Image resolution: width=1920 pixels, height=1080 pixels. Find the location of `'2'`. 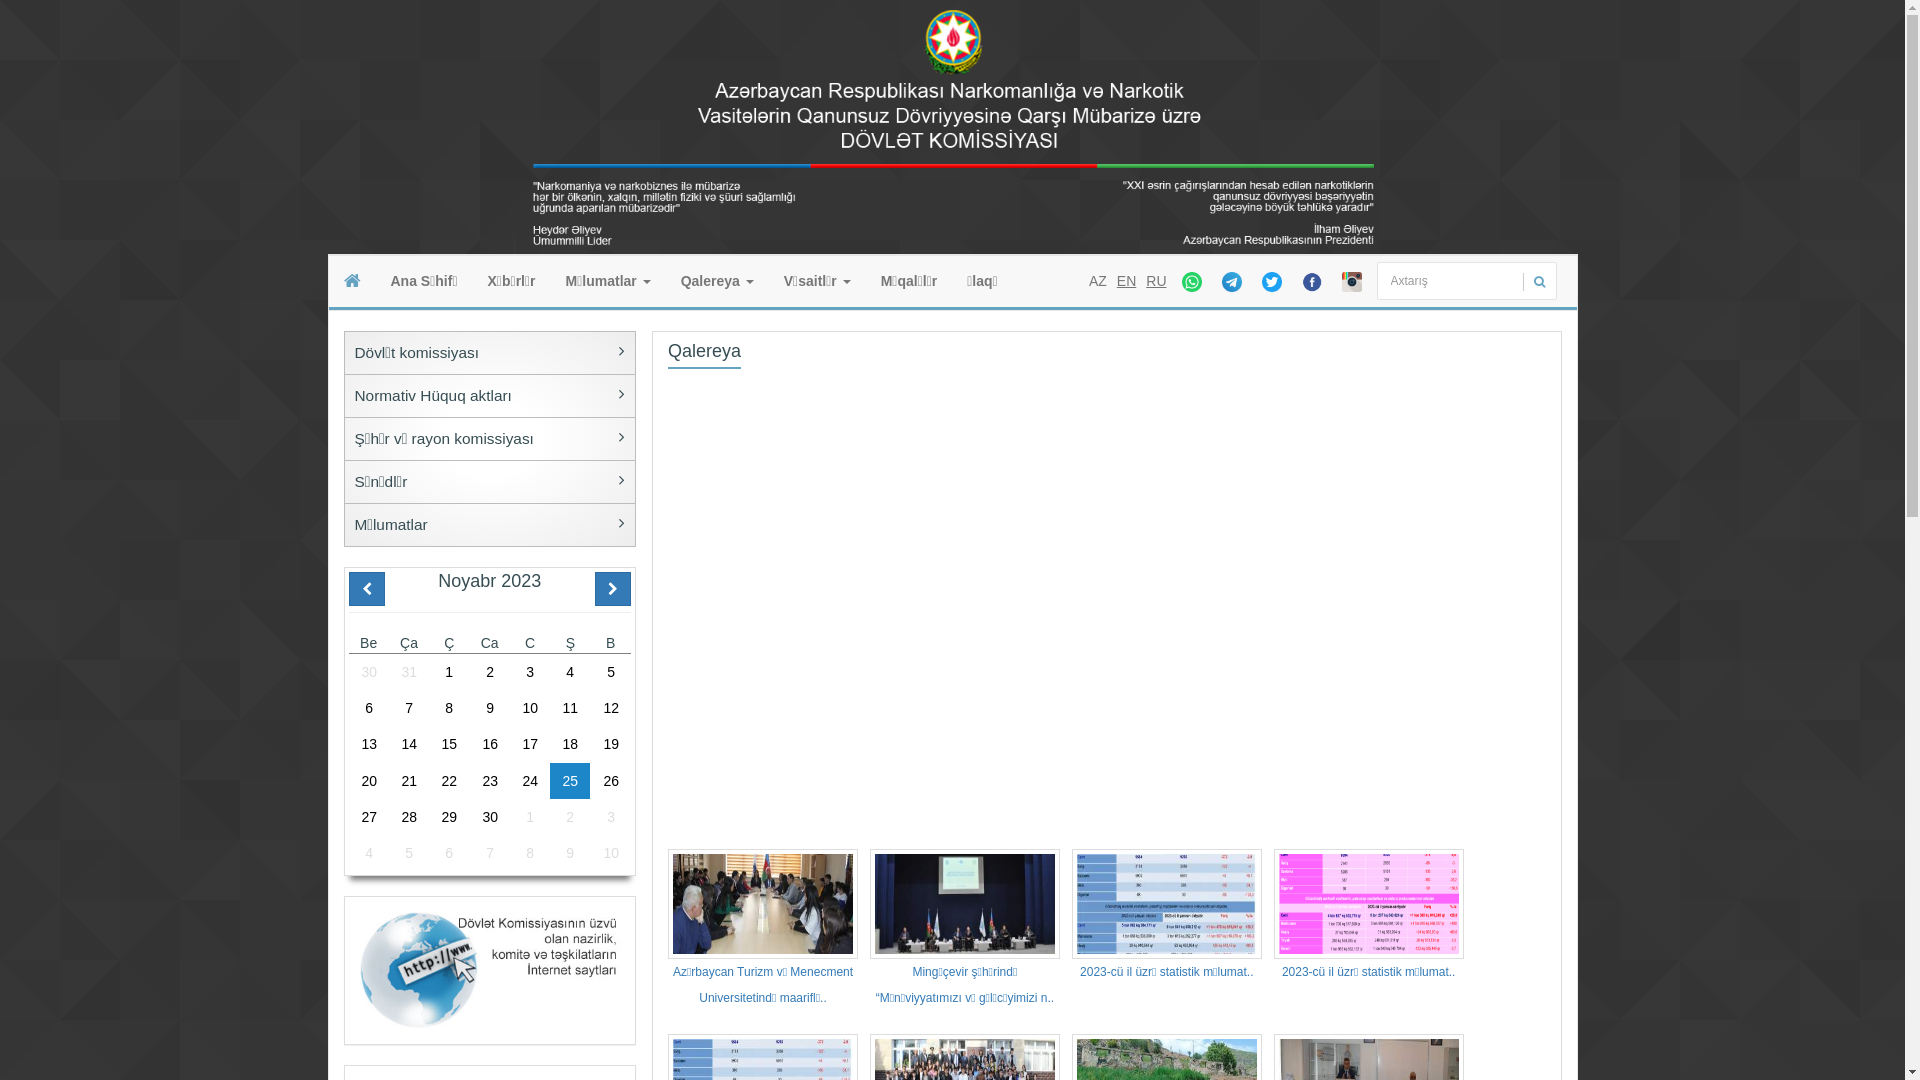

'2' is located at coordinates (489, 671).